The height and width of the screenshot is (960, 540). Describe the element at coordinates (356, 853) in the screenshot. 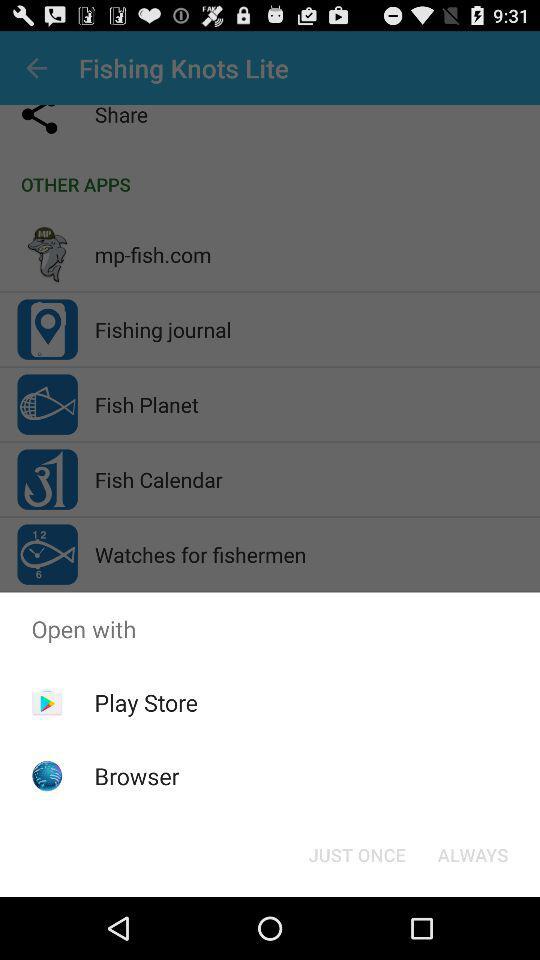

I see `just once button` at that location.